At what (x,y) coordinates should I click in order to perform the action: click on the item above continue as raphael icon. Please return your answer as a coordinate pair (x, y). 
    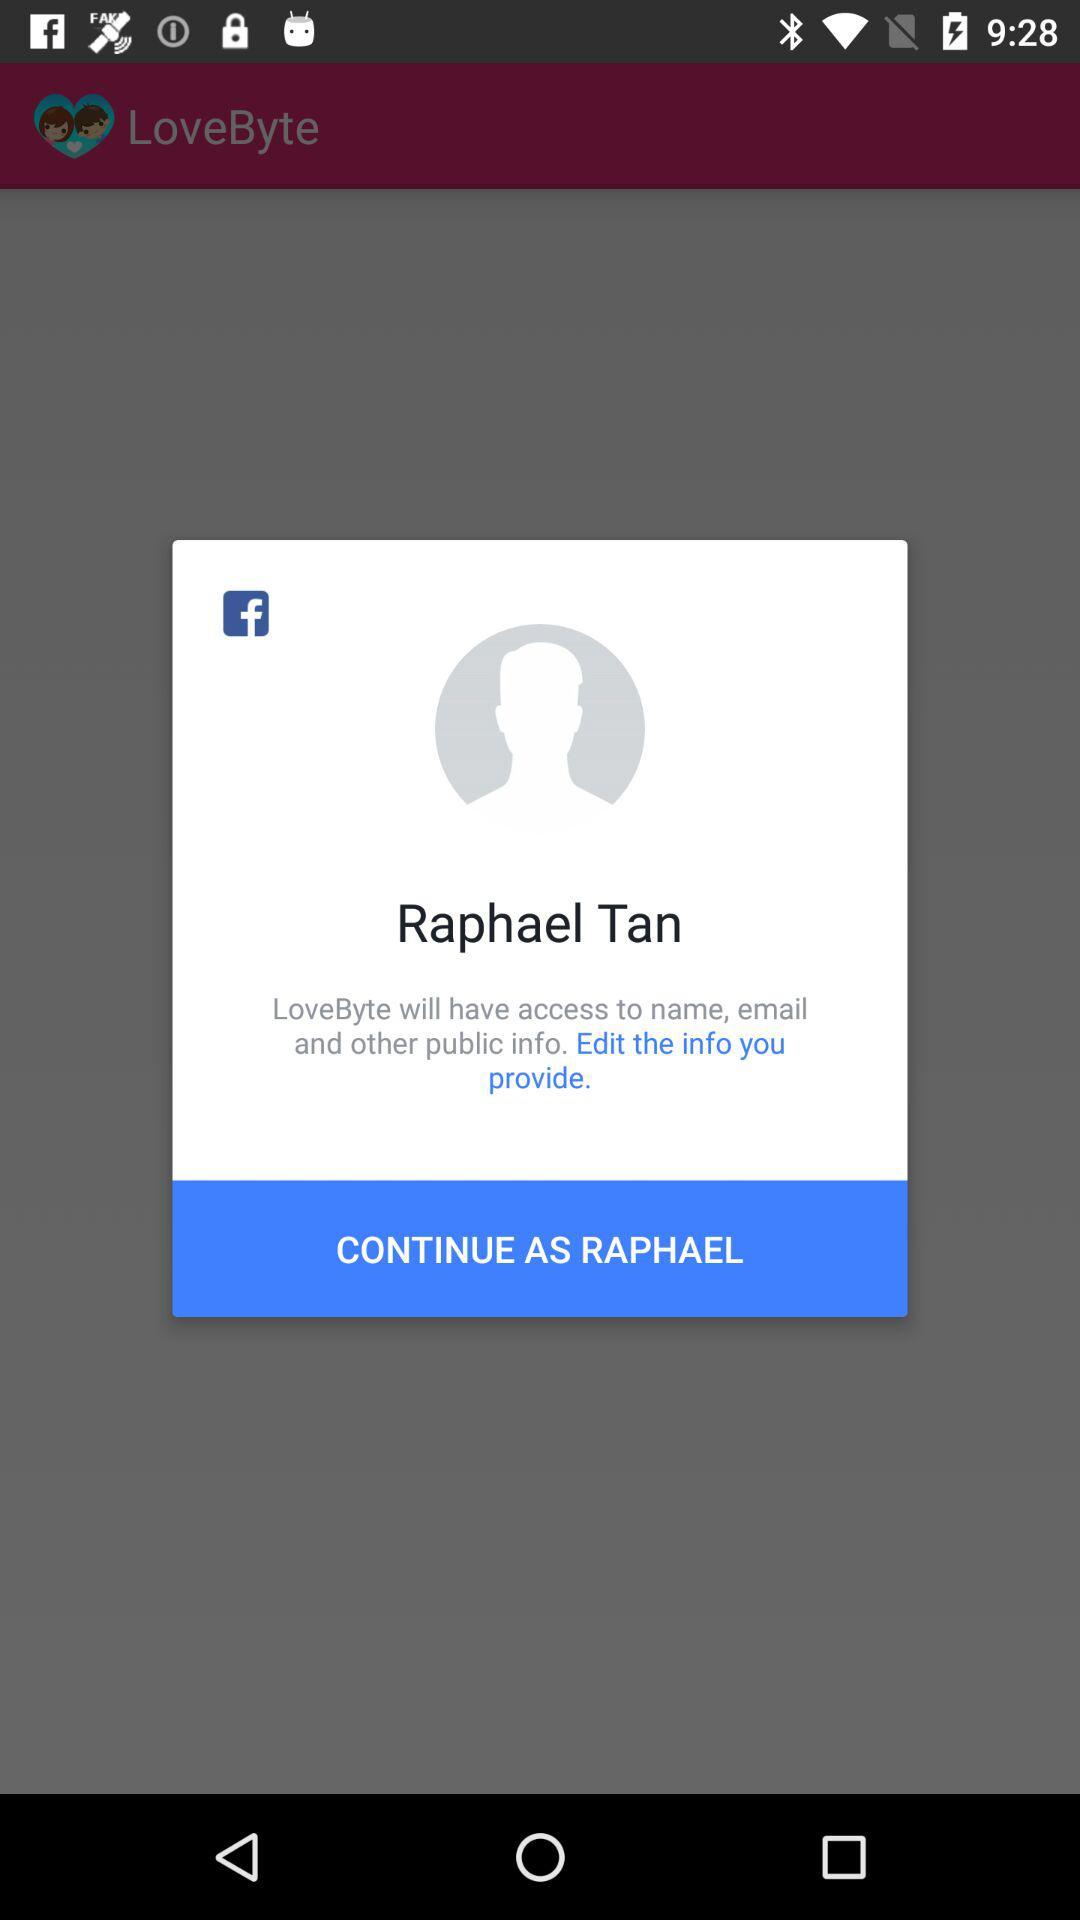
    Looking at the image, I should click on (540, 1041).